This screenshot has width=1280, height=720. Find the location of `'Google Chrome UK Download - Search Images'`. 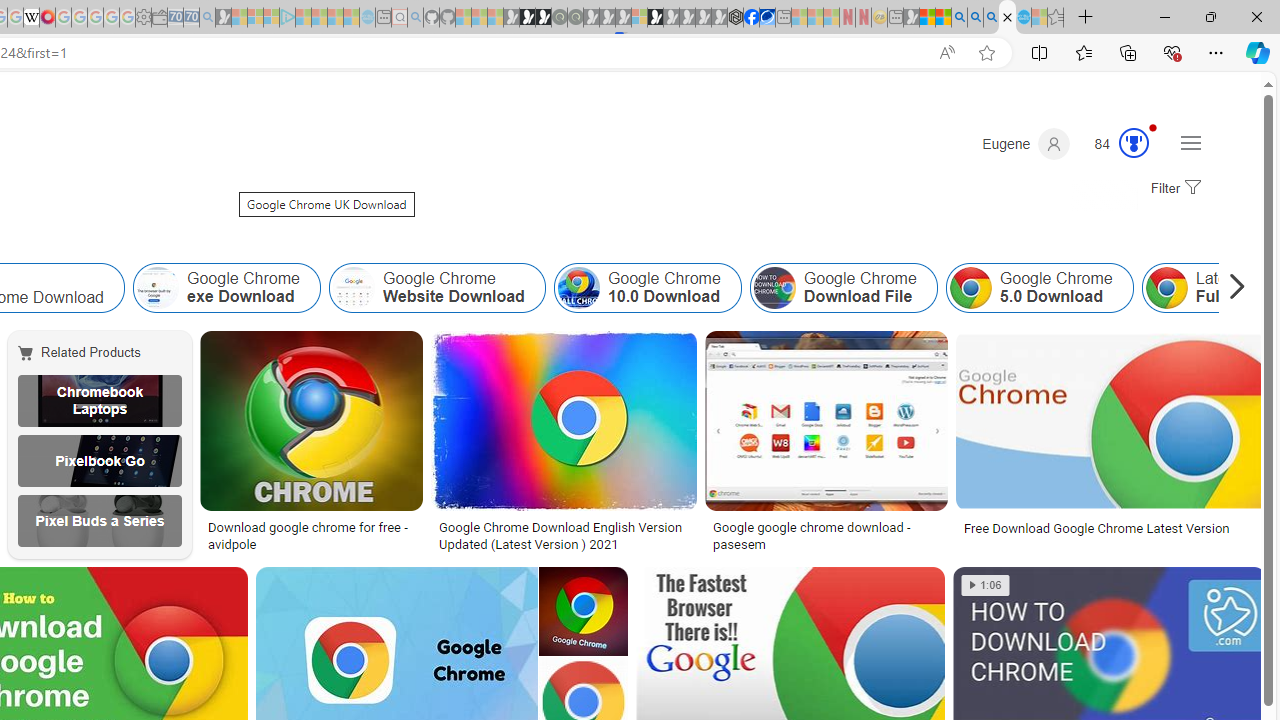

'Google Chrome UK Download - Search Images' is located at coordinates (1007, 17).